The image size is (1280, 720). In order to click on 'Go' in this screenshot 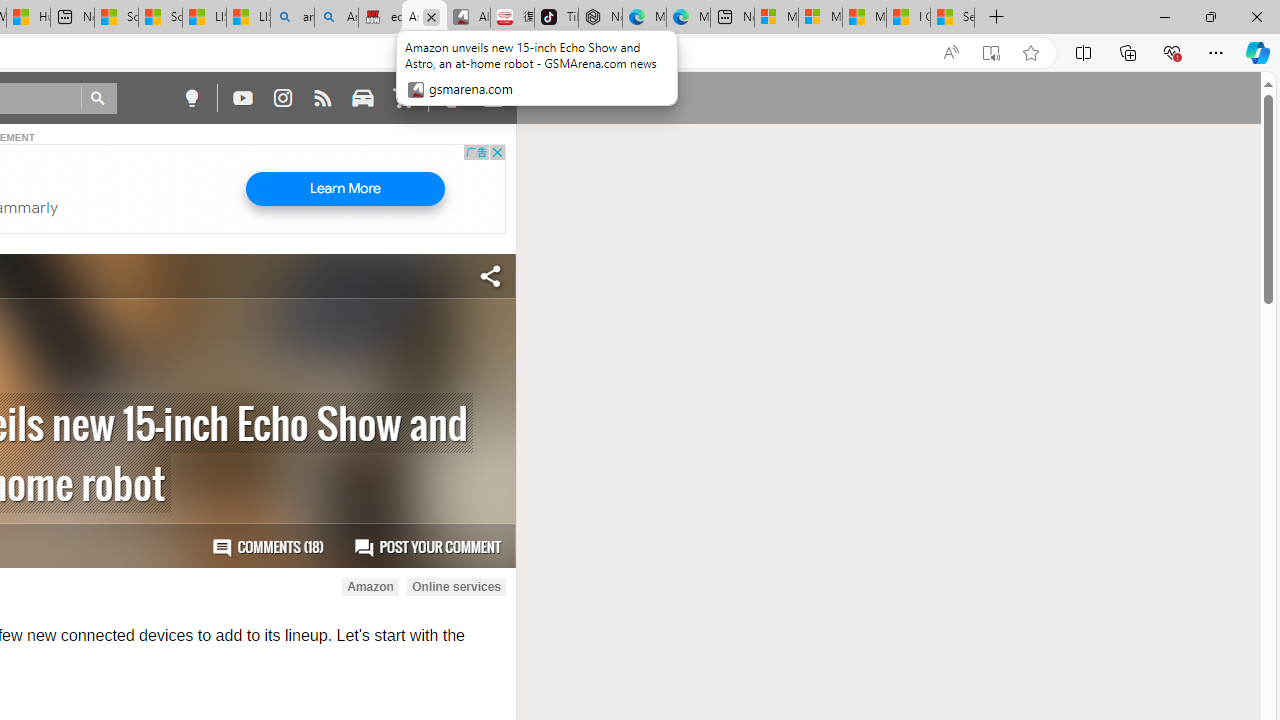, I will do `click(98, 98)`.